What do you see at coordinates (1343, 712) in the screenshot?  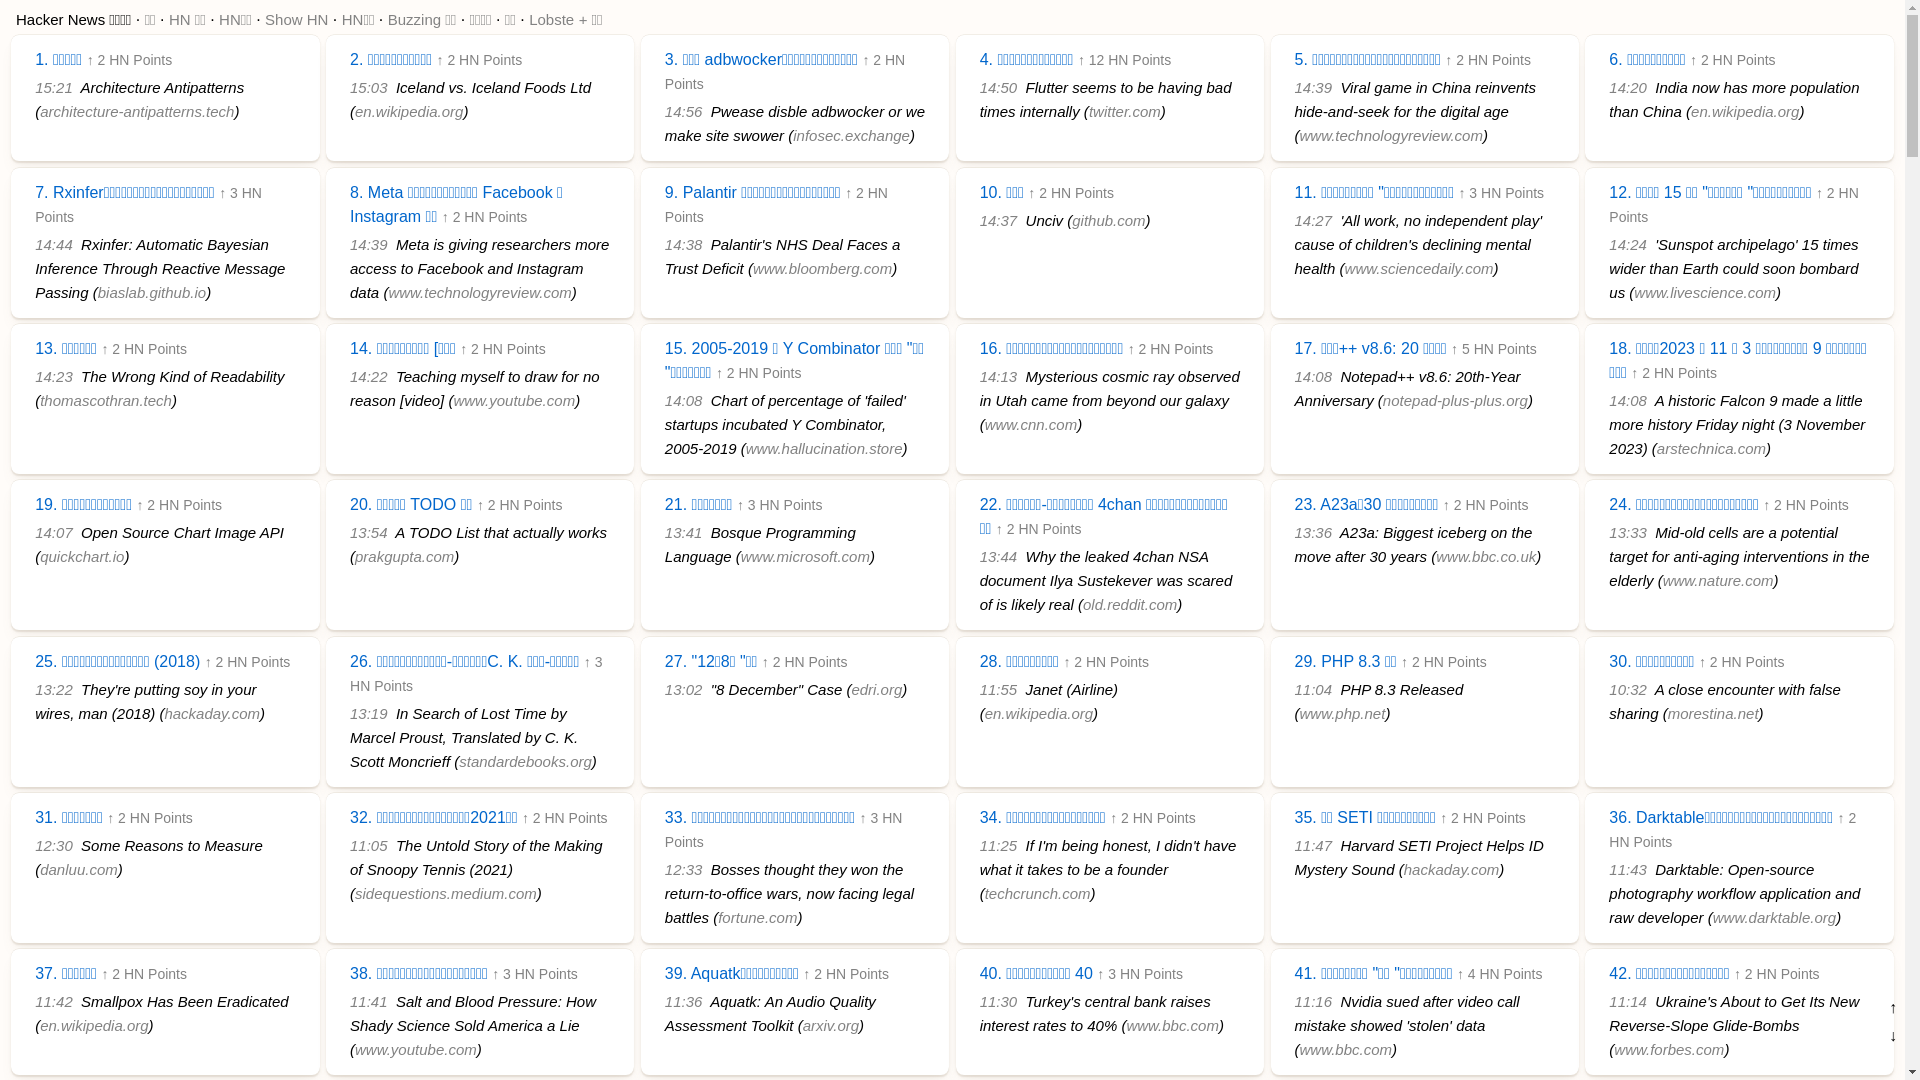 I see `'www.php.net'` at bounding box center [1343, 712].